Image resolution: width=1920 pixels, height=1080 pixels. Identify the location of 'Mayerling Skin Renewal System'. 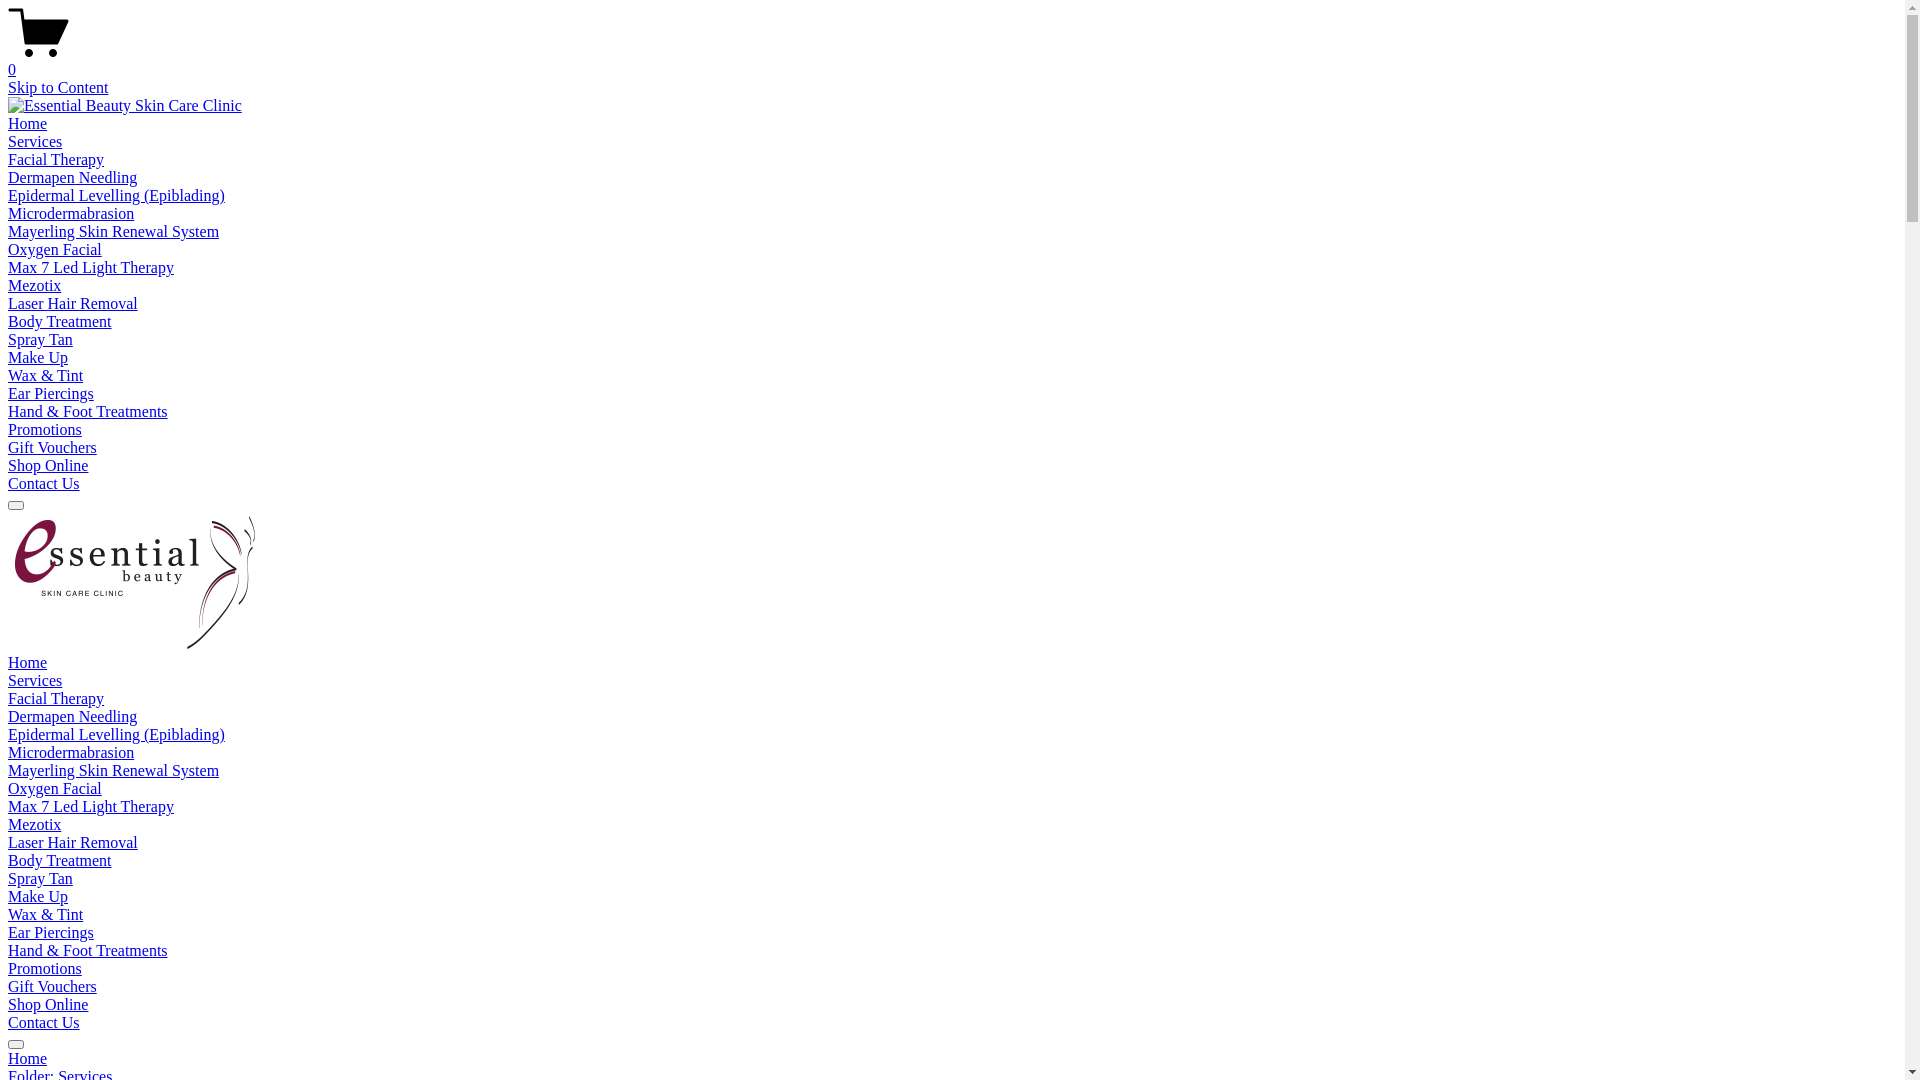
(112, 230).